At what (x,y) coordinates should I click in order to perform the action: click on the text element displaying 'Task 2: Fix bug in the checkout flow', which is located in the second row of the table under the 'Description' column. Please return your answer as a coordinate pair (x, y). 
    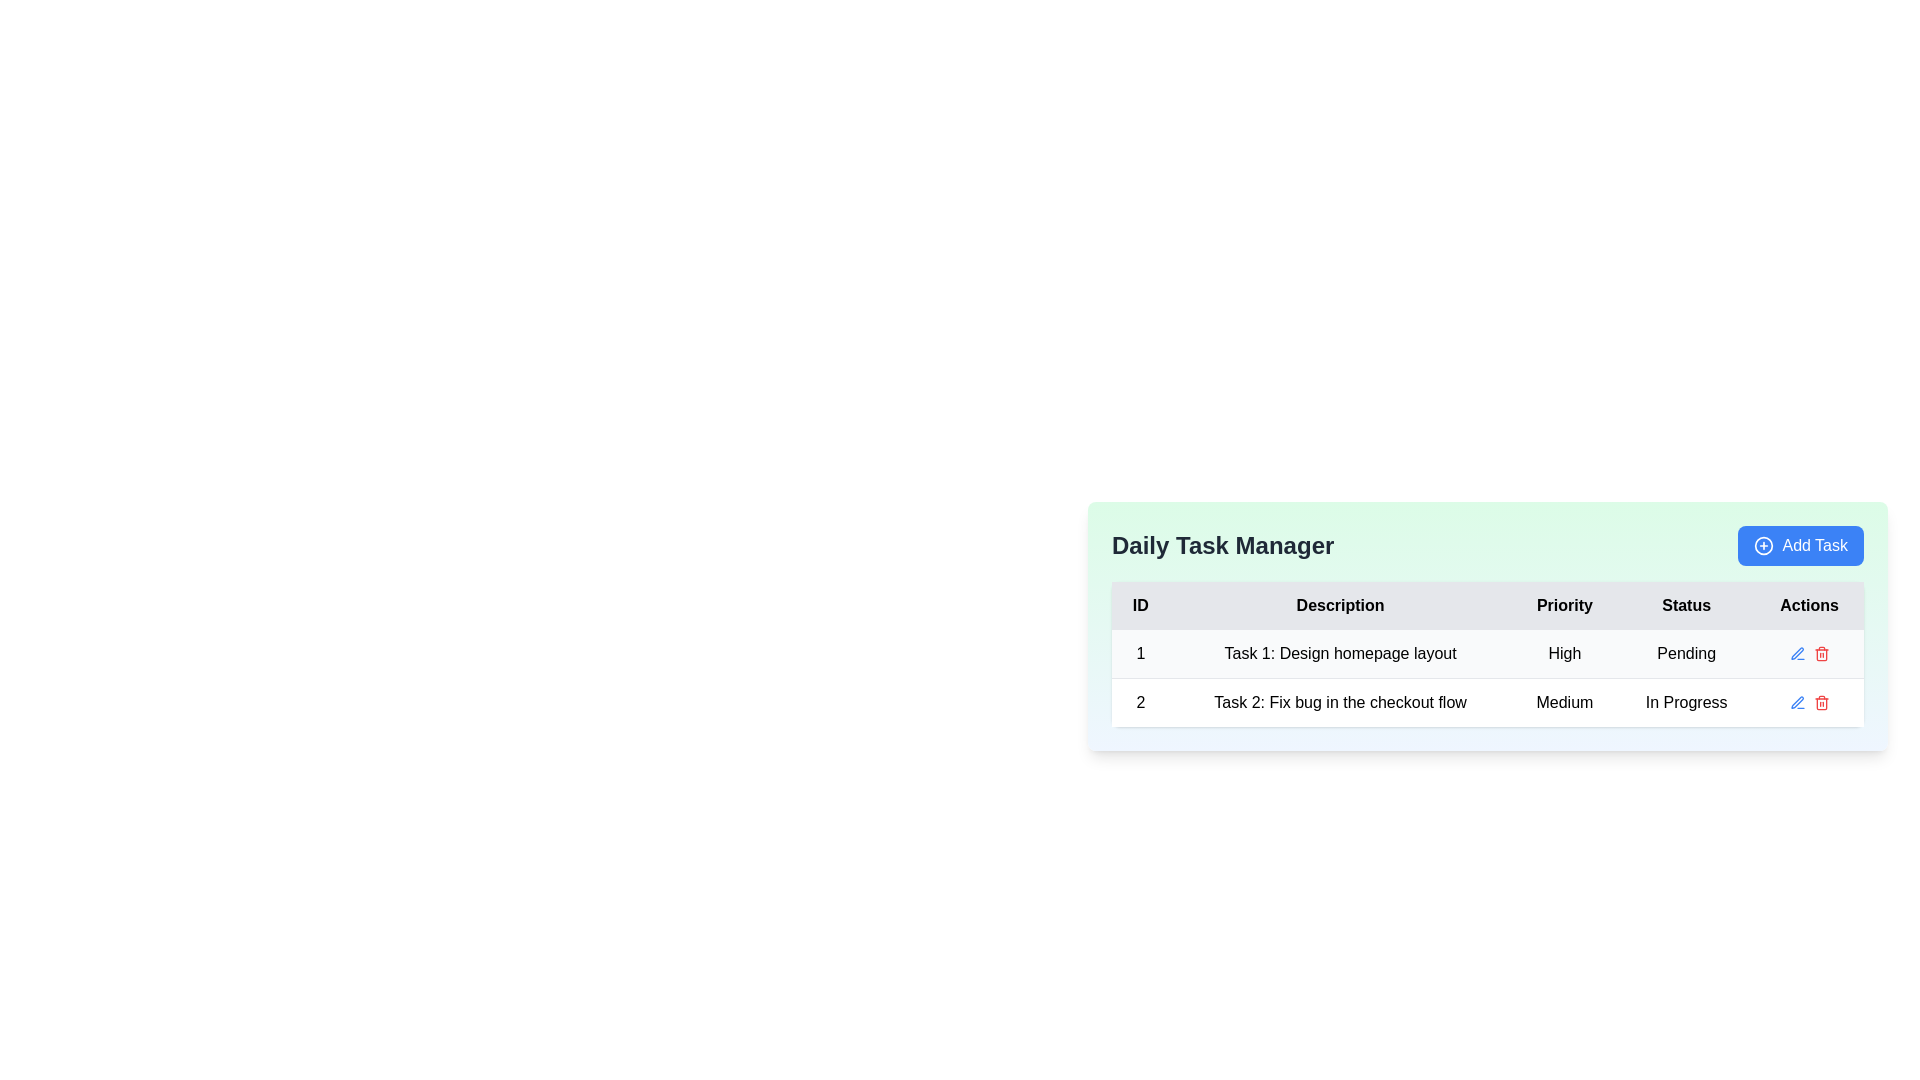
    Looking at the image, I should click on (1340, 701).